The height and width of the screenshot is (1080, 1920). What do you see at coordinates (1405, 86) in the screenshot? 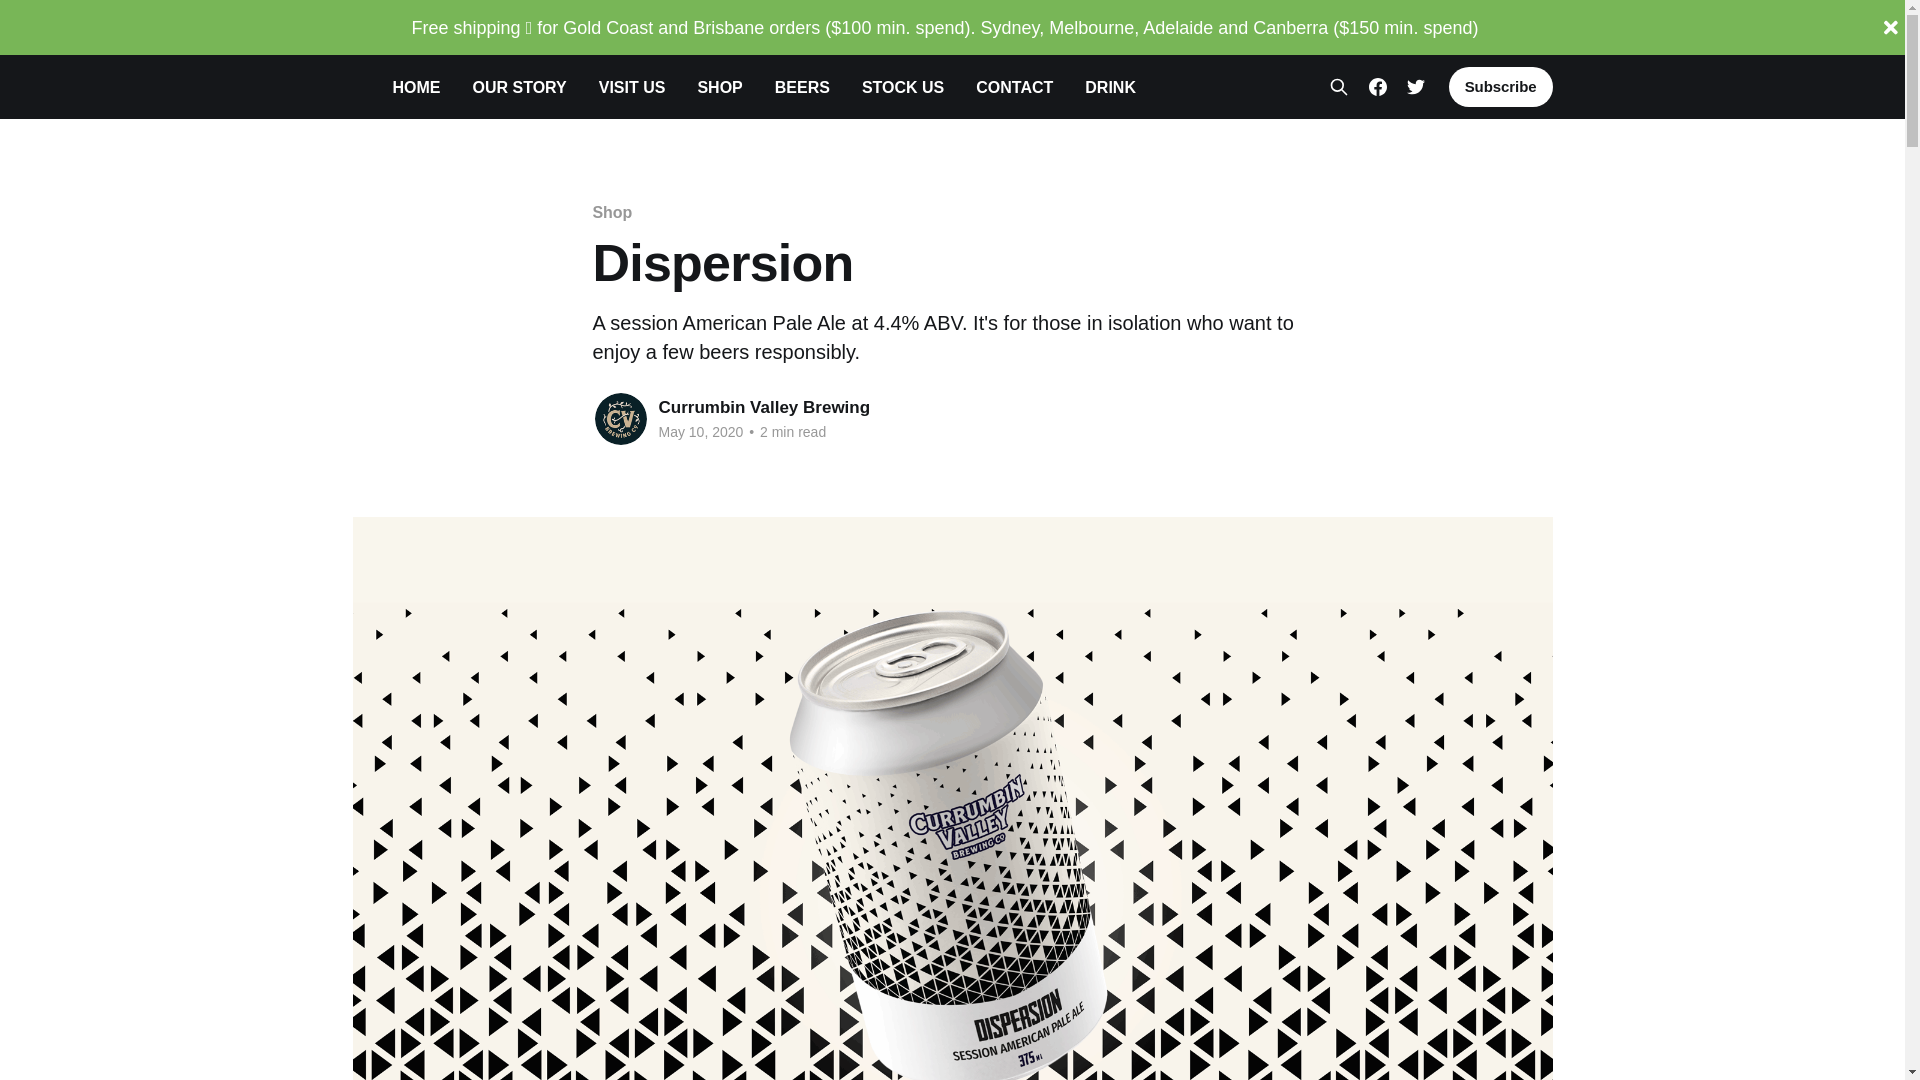
I see `'Twitter'` at bounding box center [1405, 86].